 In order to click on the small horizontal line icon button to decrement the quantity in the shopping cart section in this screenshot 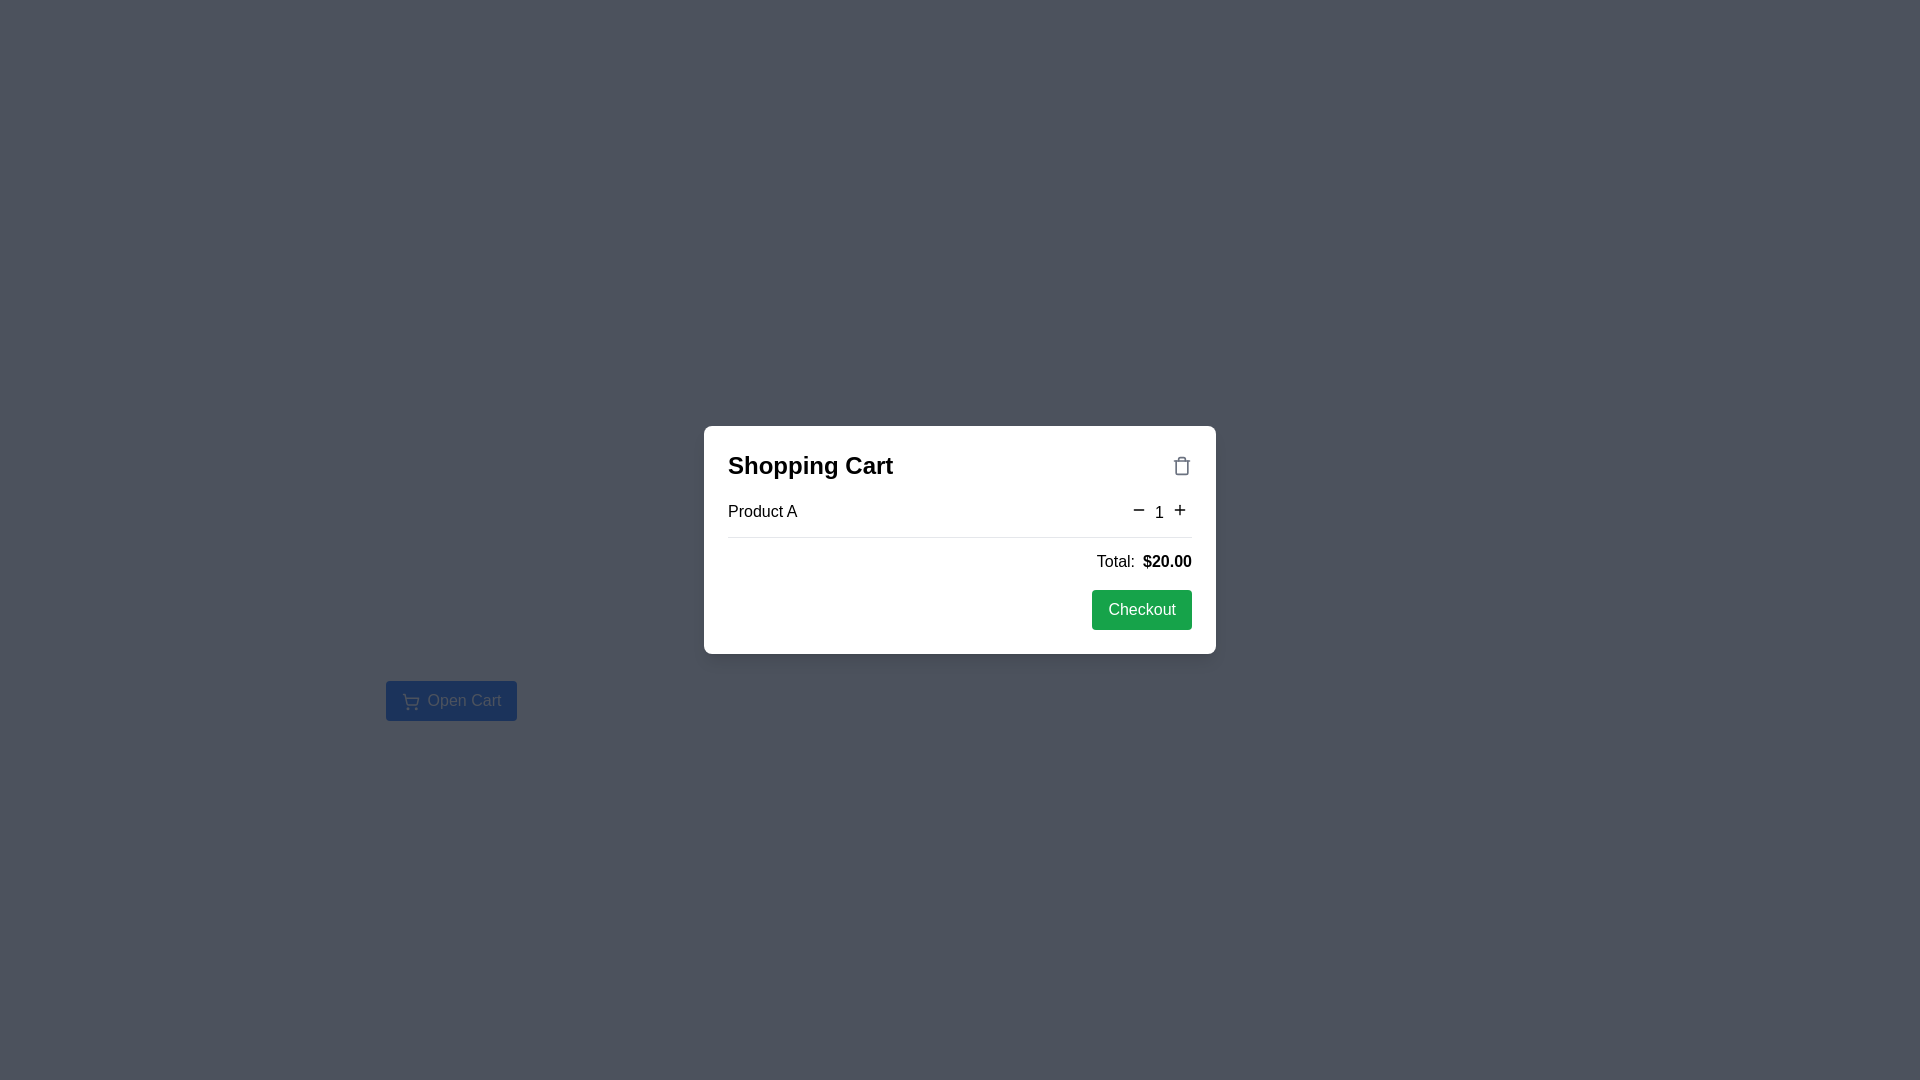, I will do `click(1139, 508)`.